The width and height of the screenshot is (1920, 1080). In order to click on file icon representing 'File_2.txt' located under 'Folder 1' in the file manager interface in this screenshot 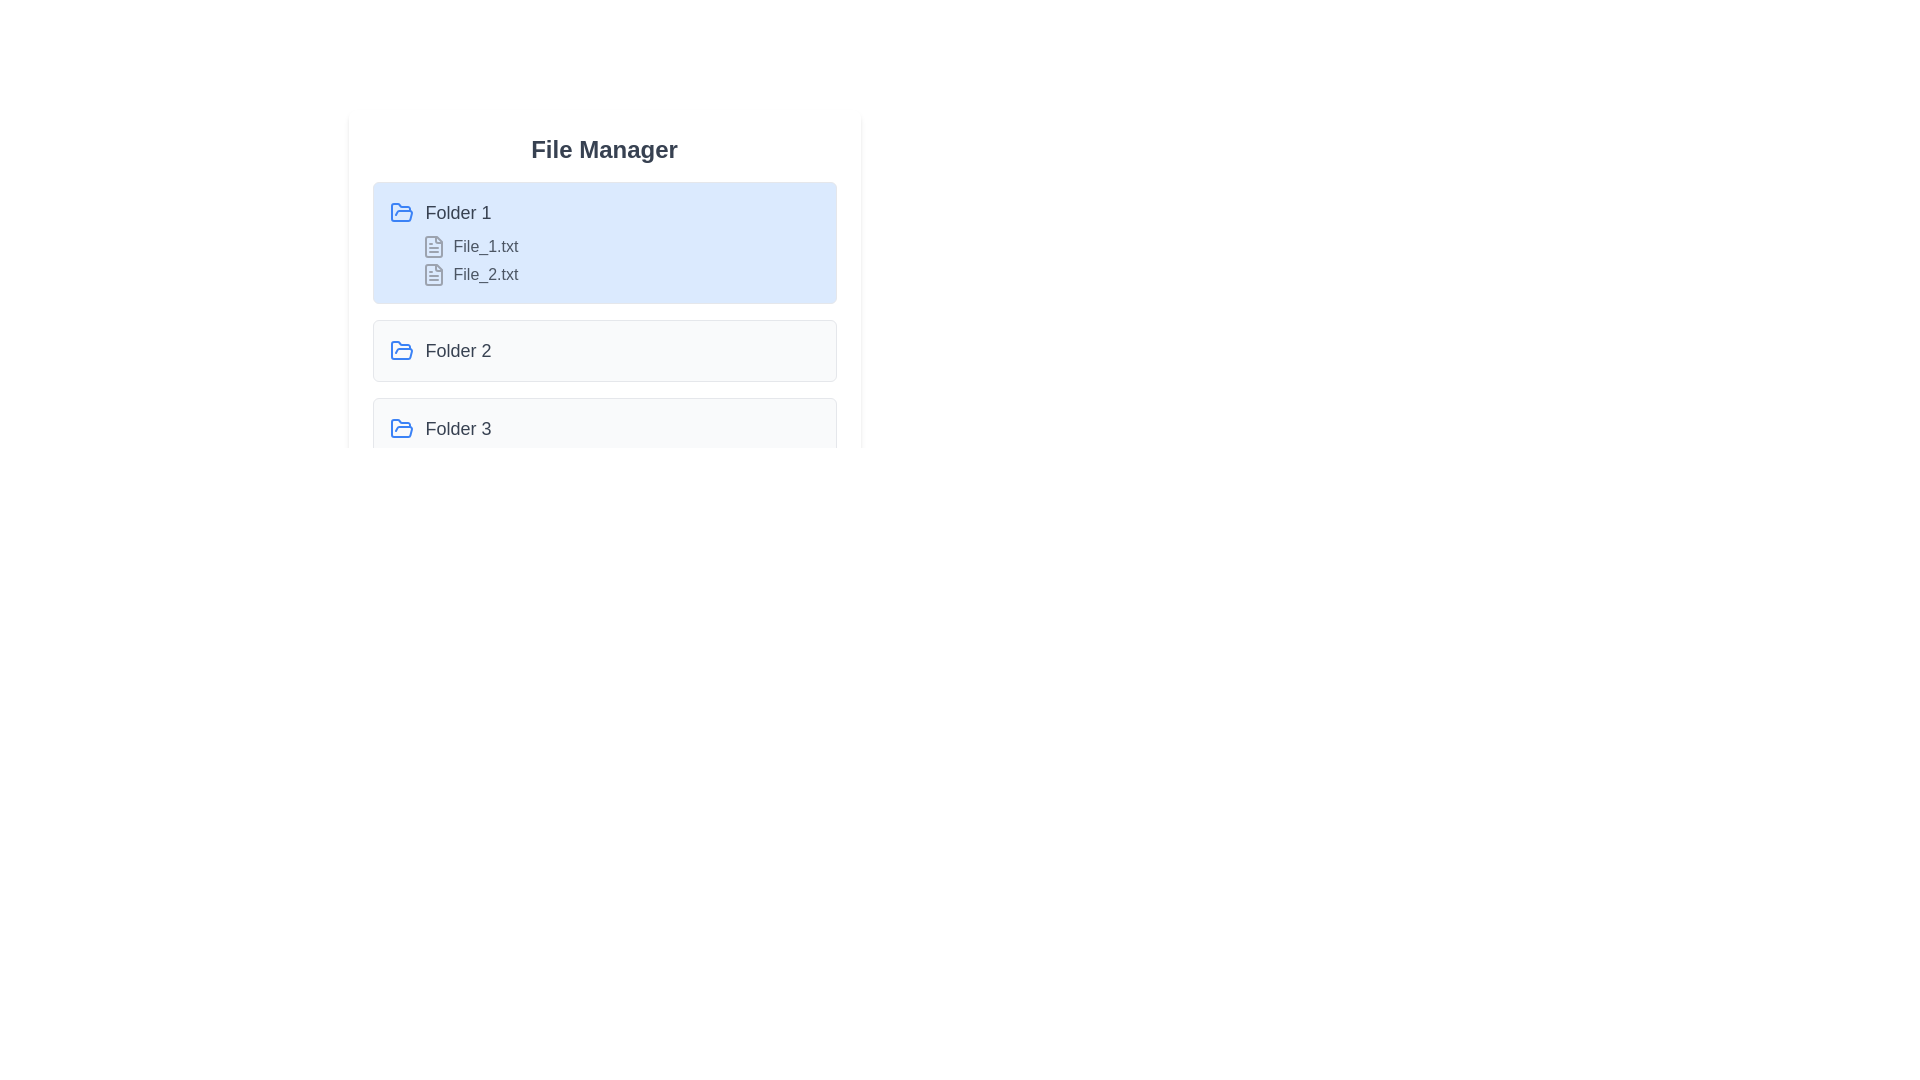, I will do `click(432, 274)`.